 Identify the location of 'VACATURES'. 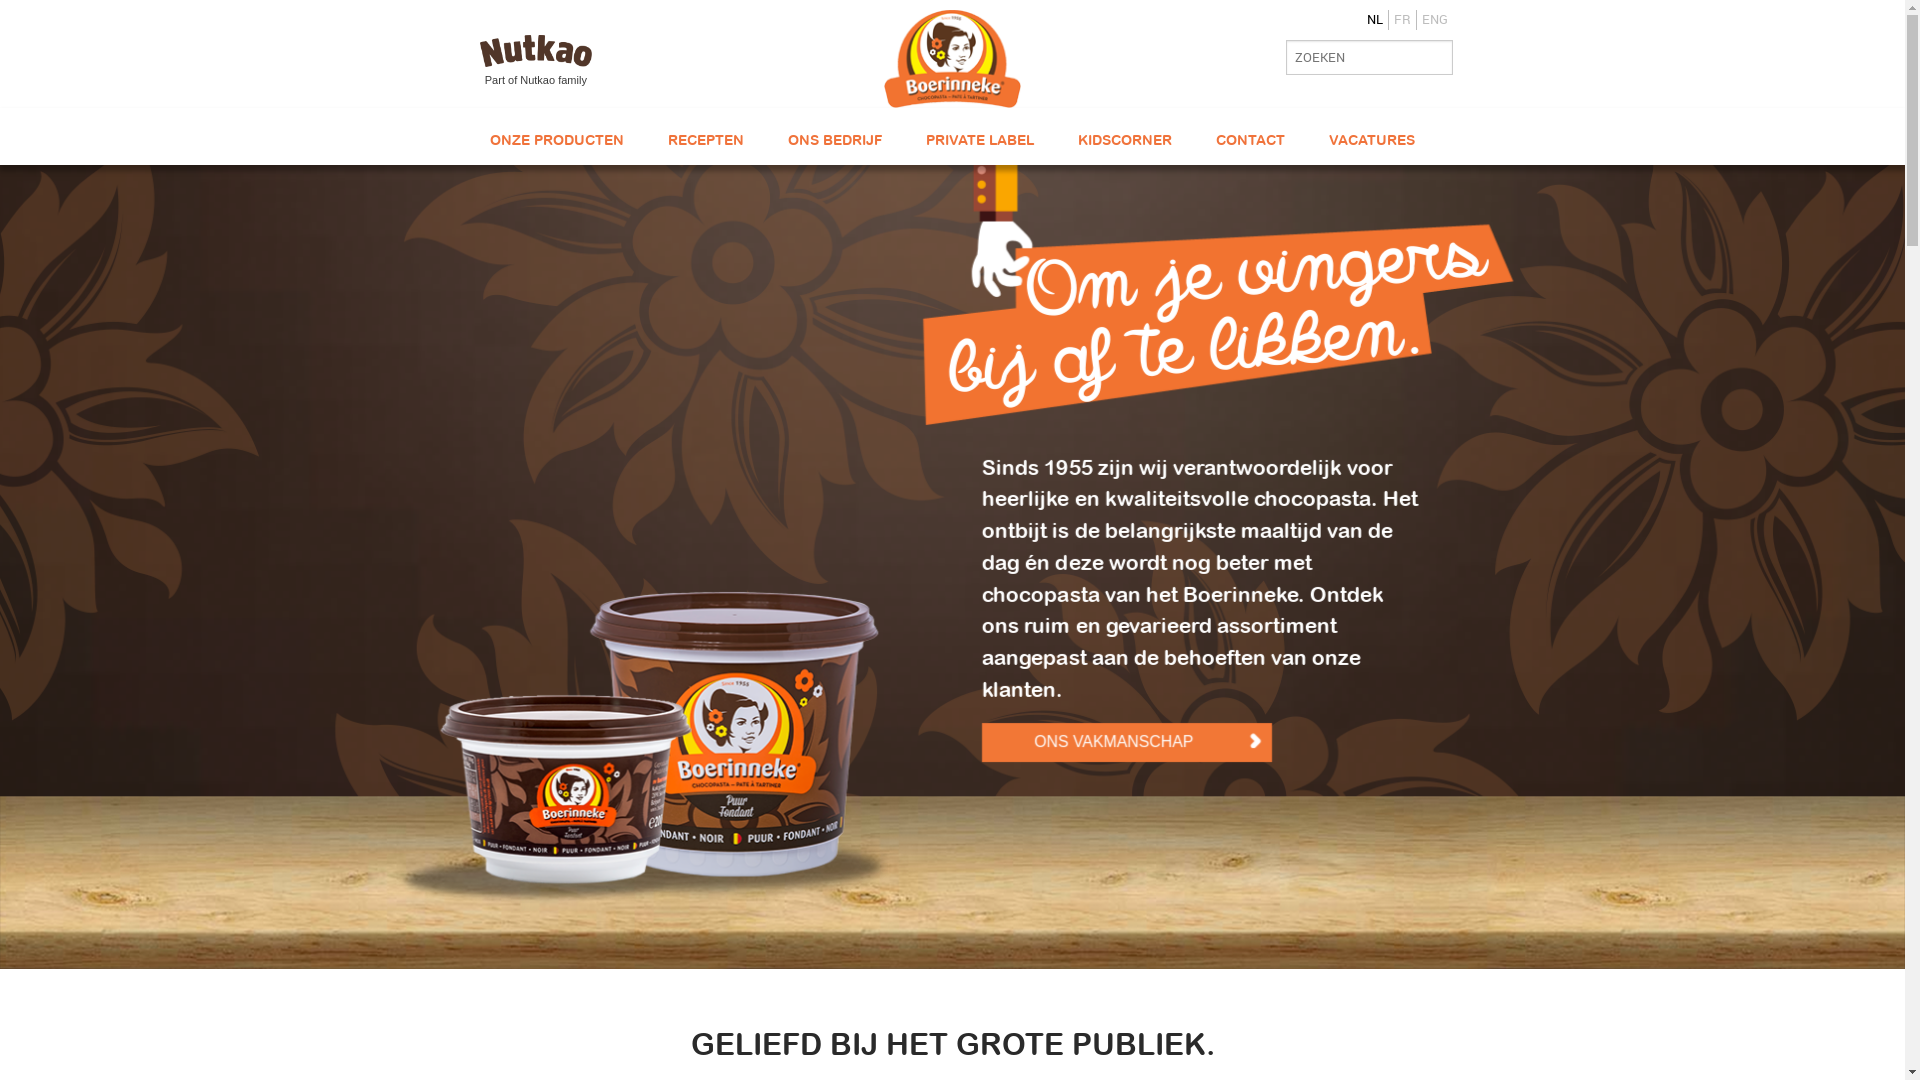
(1371, 138).